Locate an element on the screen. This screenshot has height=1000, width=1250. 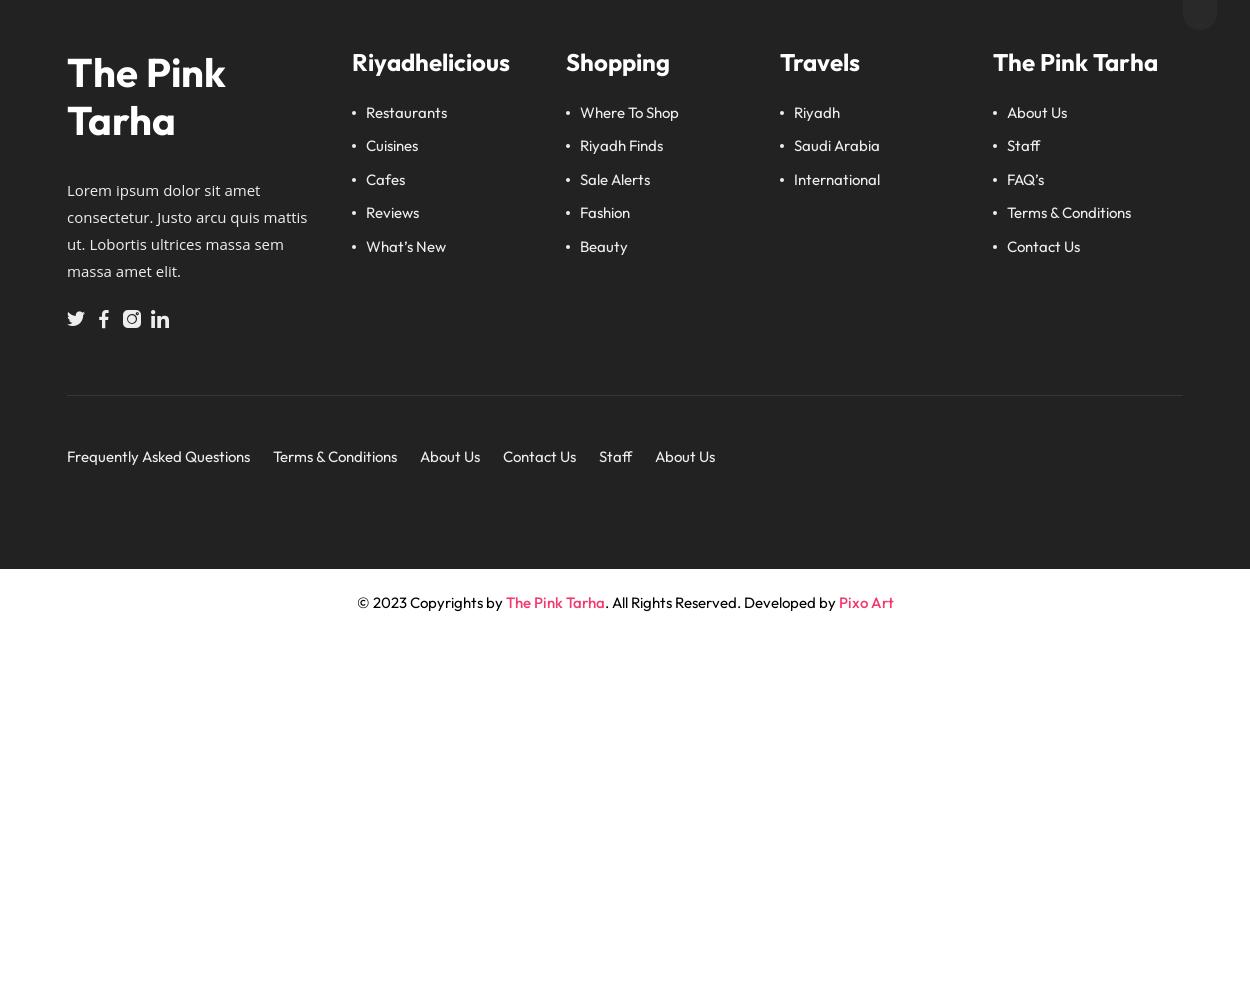
'Pixo Art' is located at coordinates (864, 600).